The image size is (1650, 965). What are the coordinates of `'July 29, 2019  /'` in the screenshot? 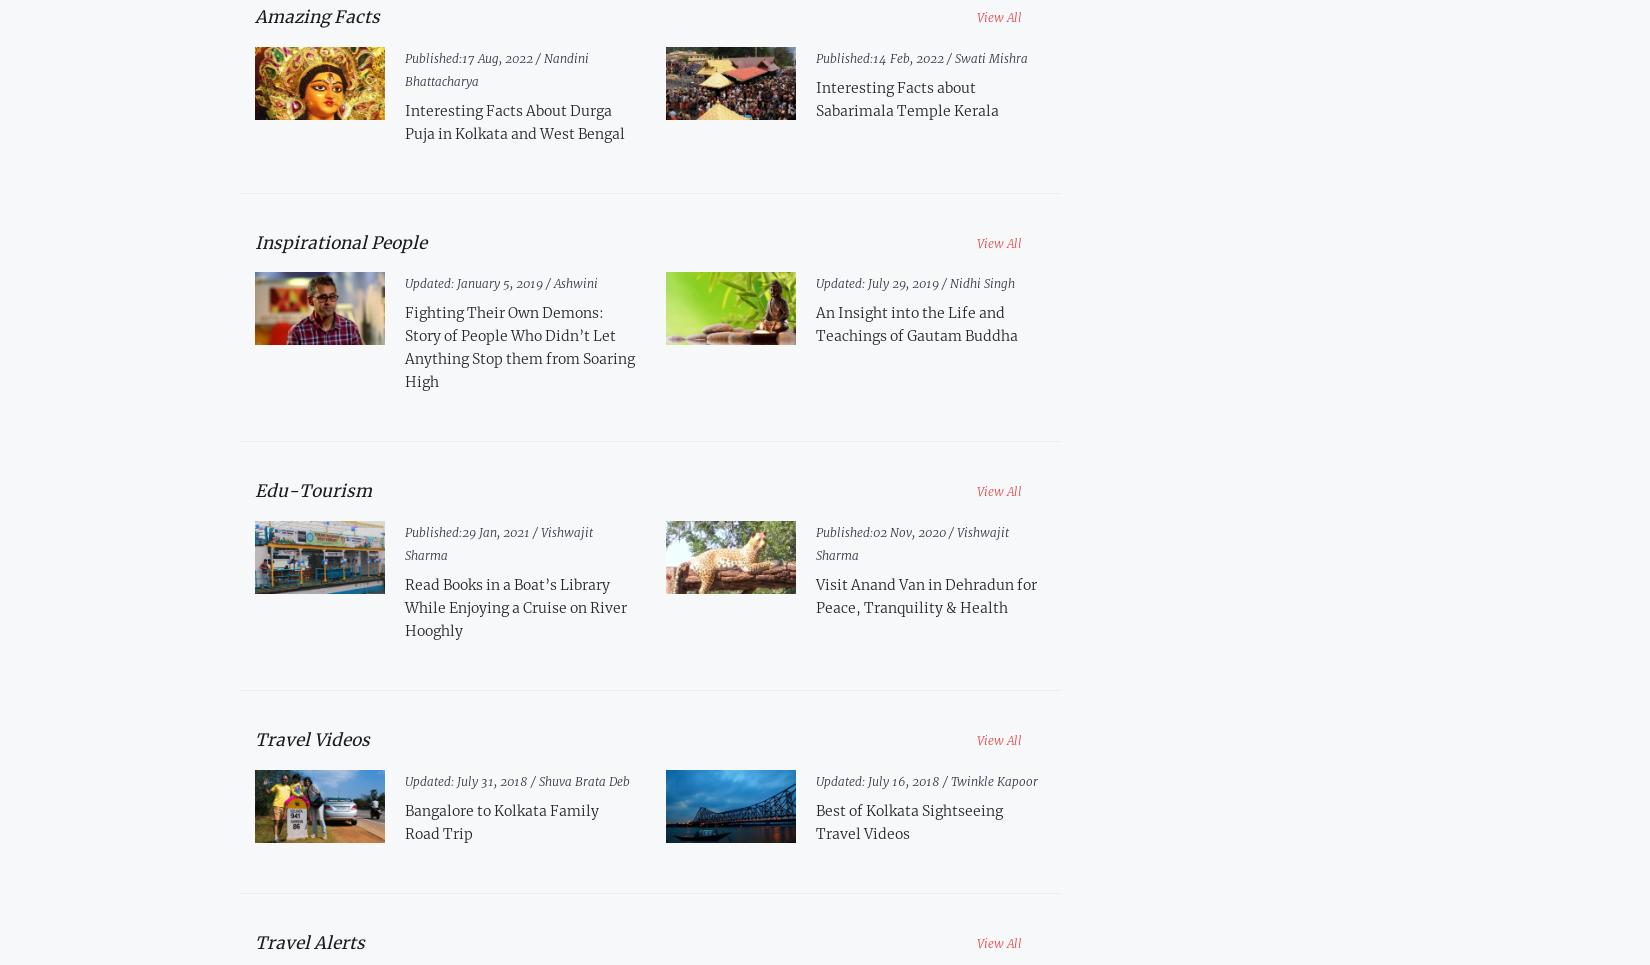 It's located at (864, 283).